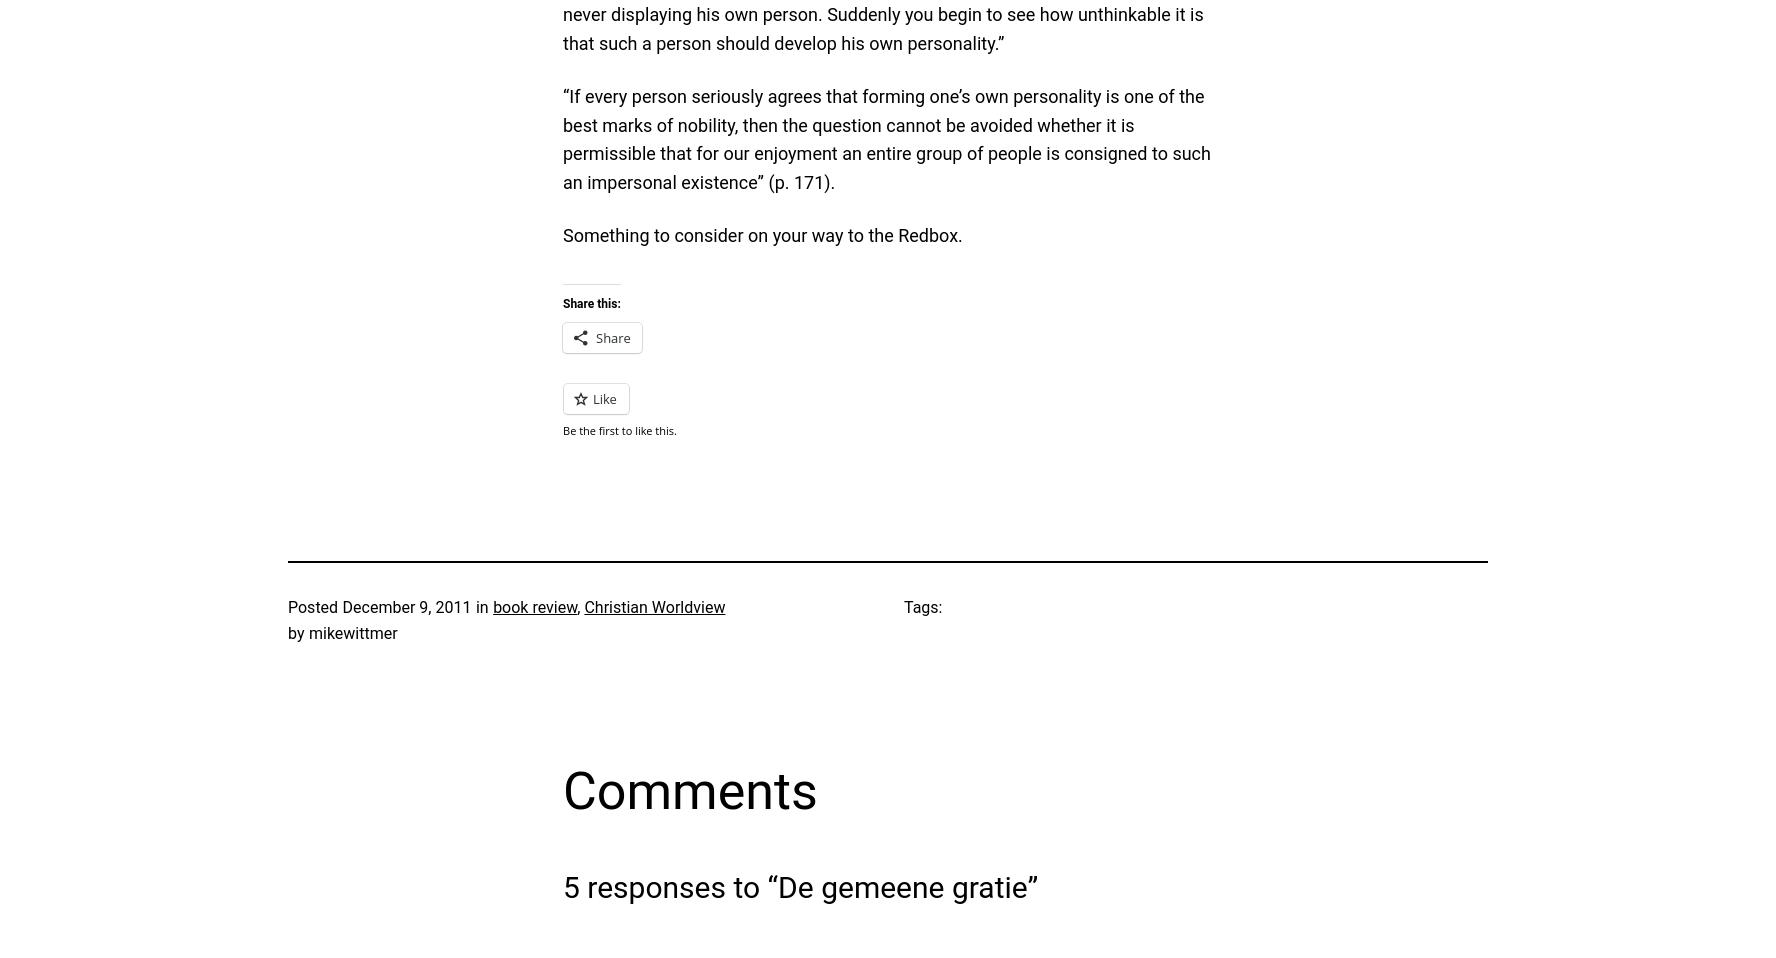  What do you see at coordinates (406, 607) in the screenshot?
I see `'December 9, 2011'` at bounding box center [406, 607].